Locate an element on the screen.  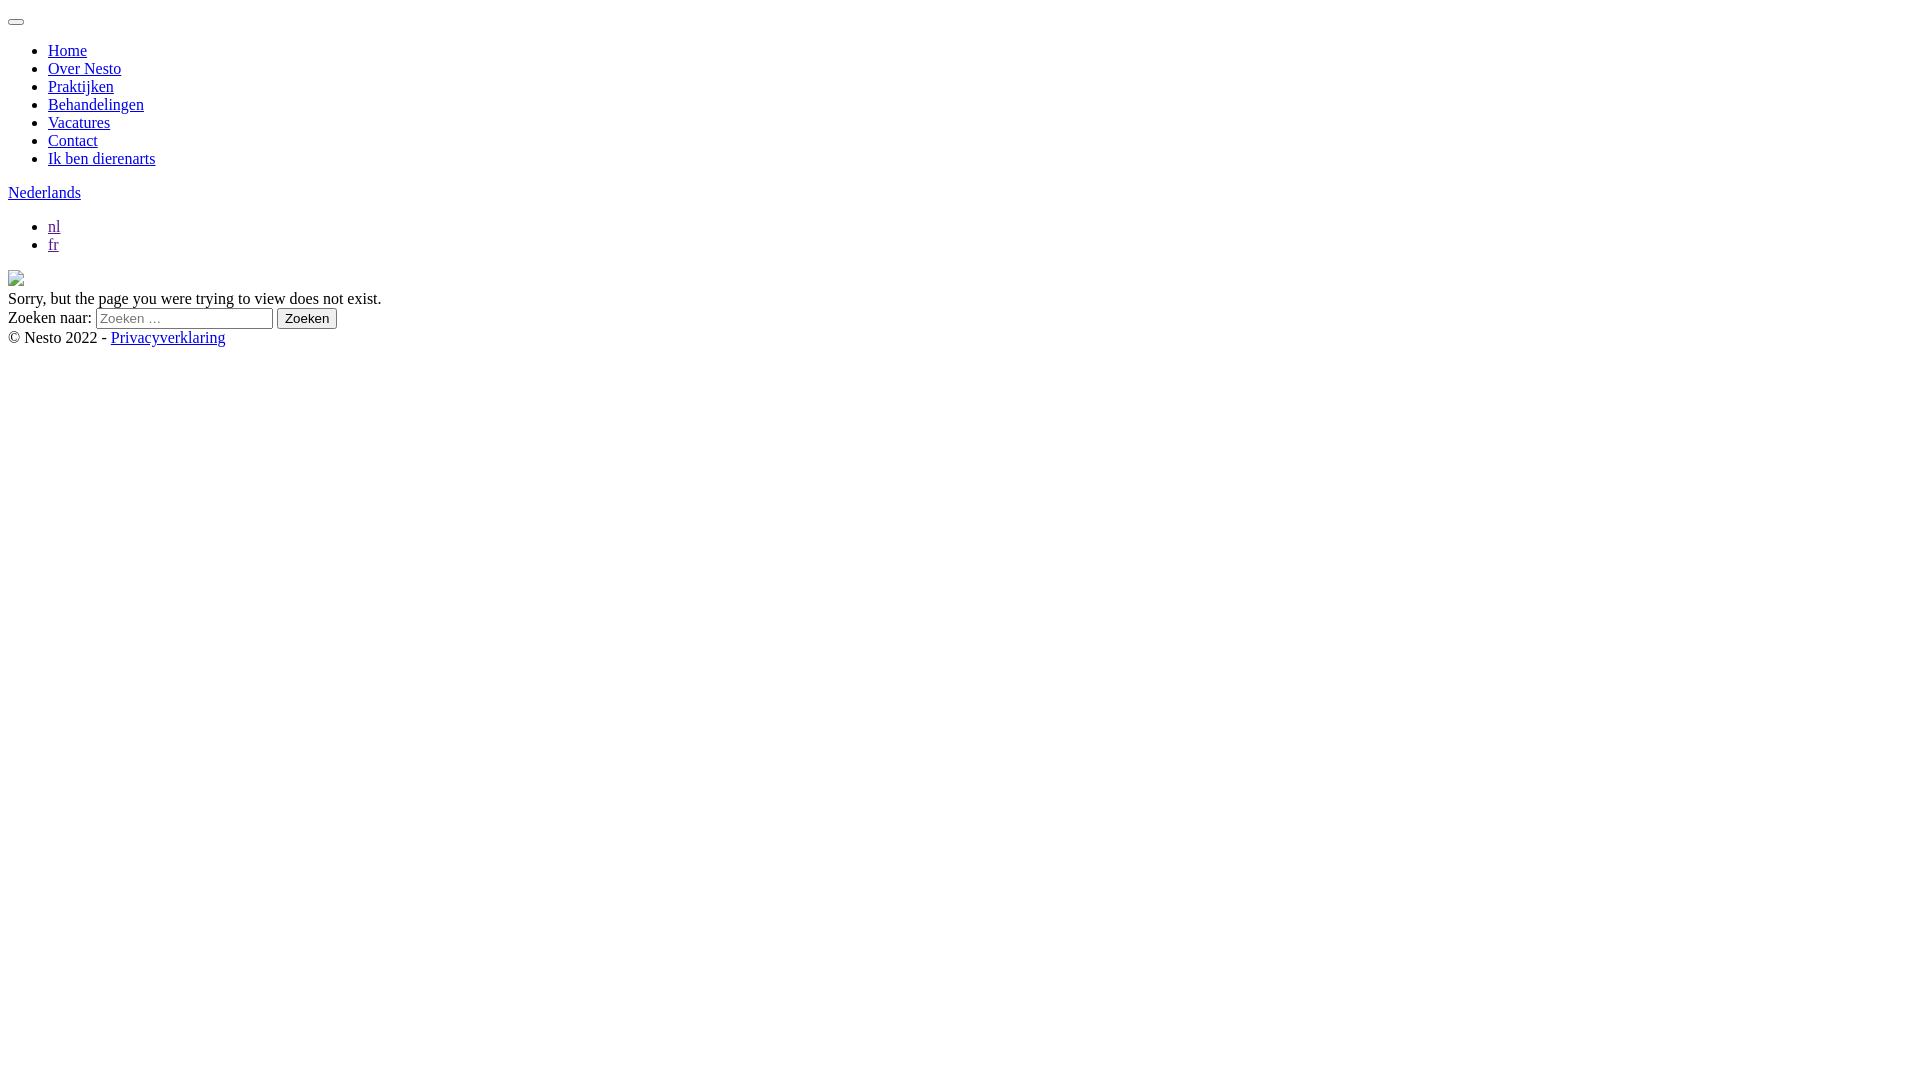
'Contact' is located at coordinates (72, 139).